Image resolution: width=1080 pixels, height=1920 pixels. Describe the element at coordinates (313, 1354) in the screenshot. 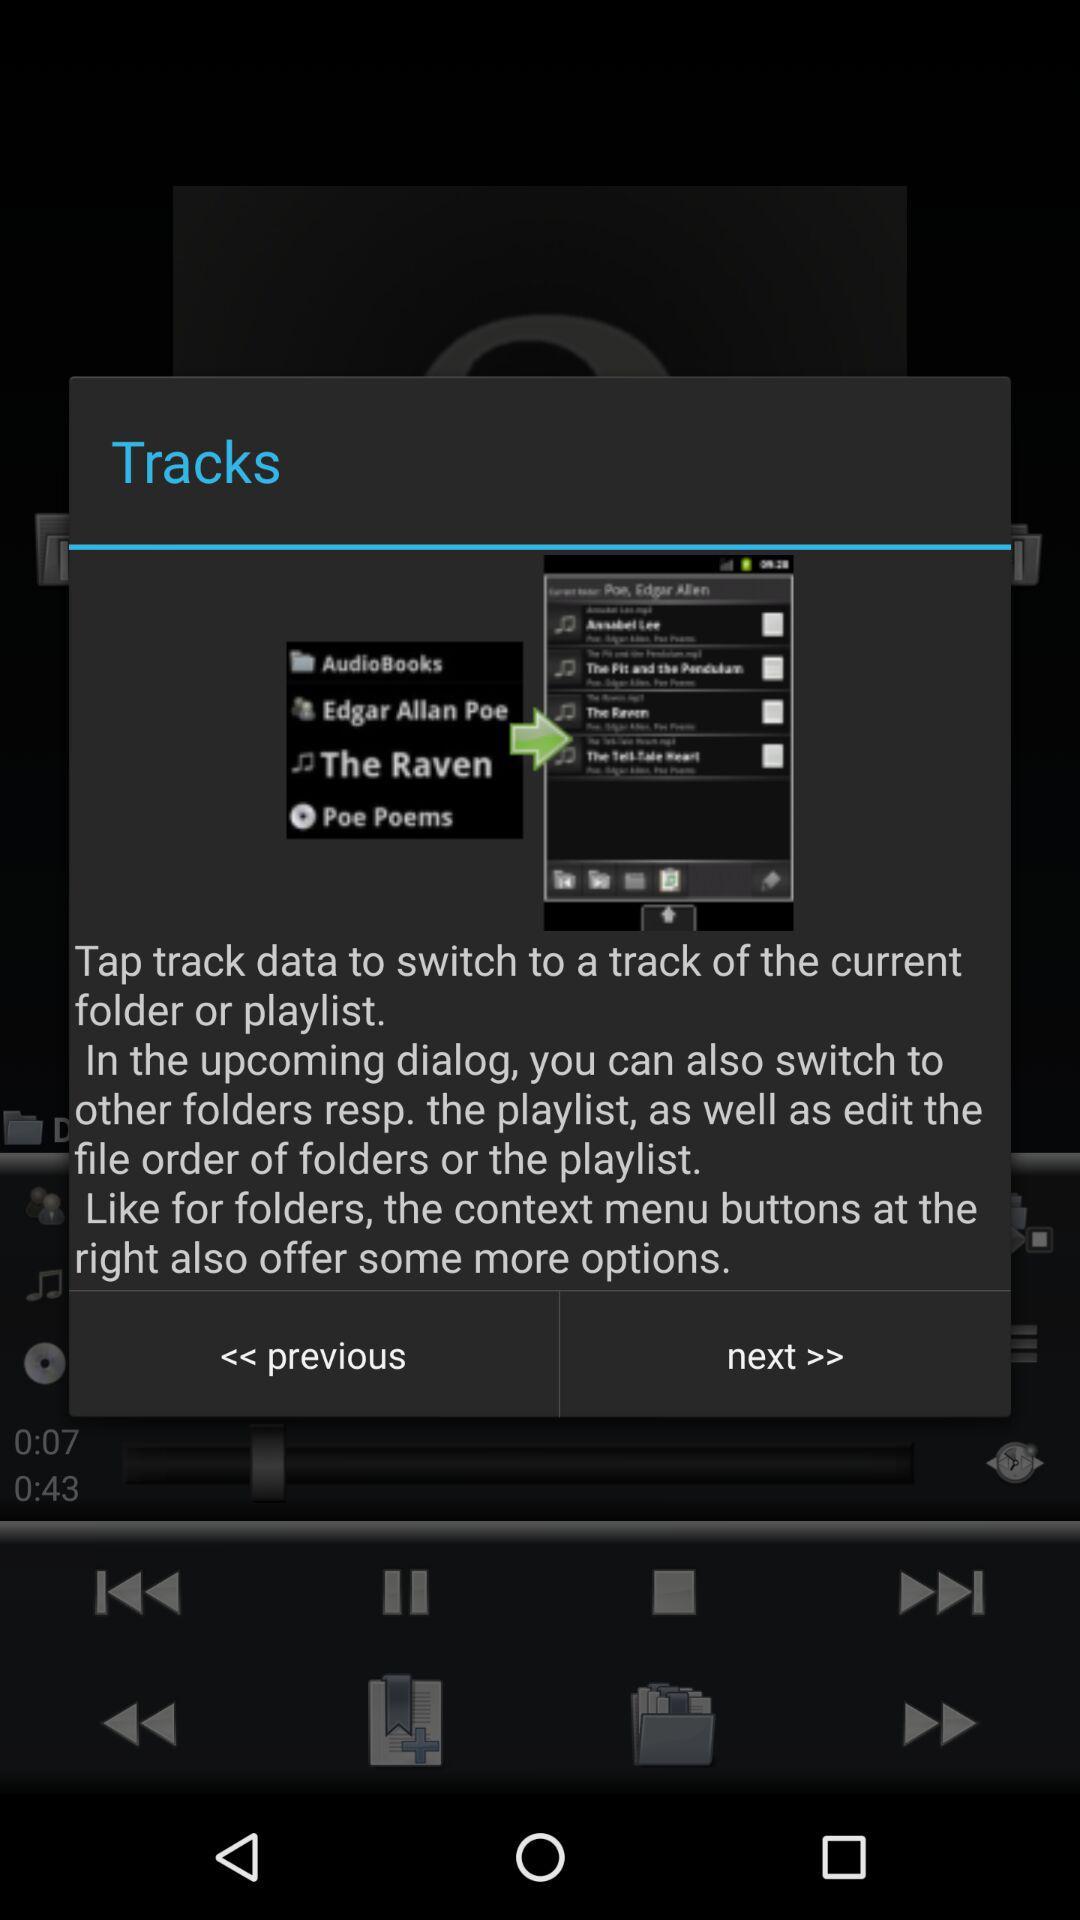

I see `item next to the next >>` at that location.